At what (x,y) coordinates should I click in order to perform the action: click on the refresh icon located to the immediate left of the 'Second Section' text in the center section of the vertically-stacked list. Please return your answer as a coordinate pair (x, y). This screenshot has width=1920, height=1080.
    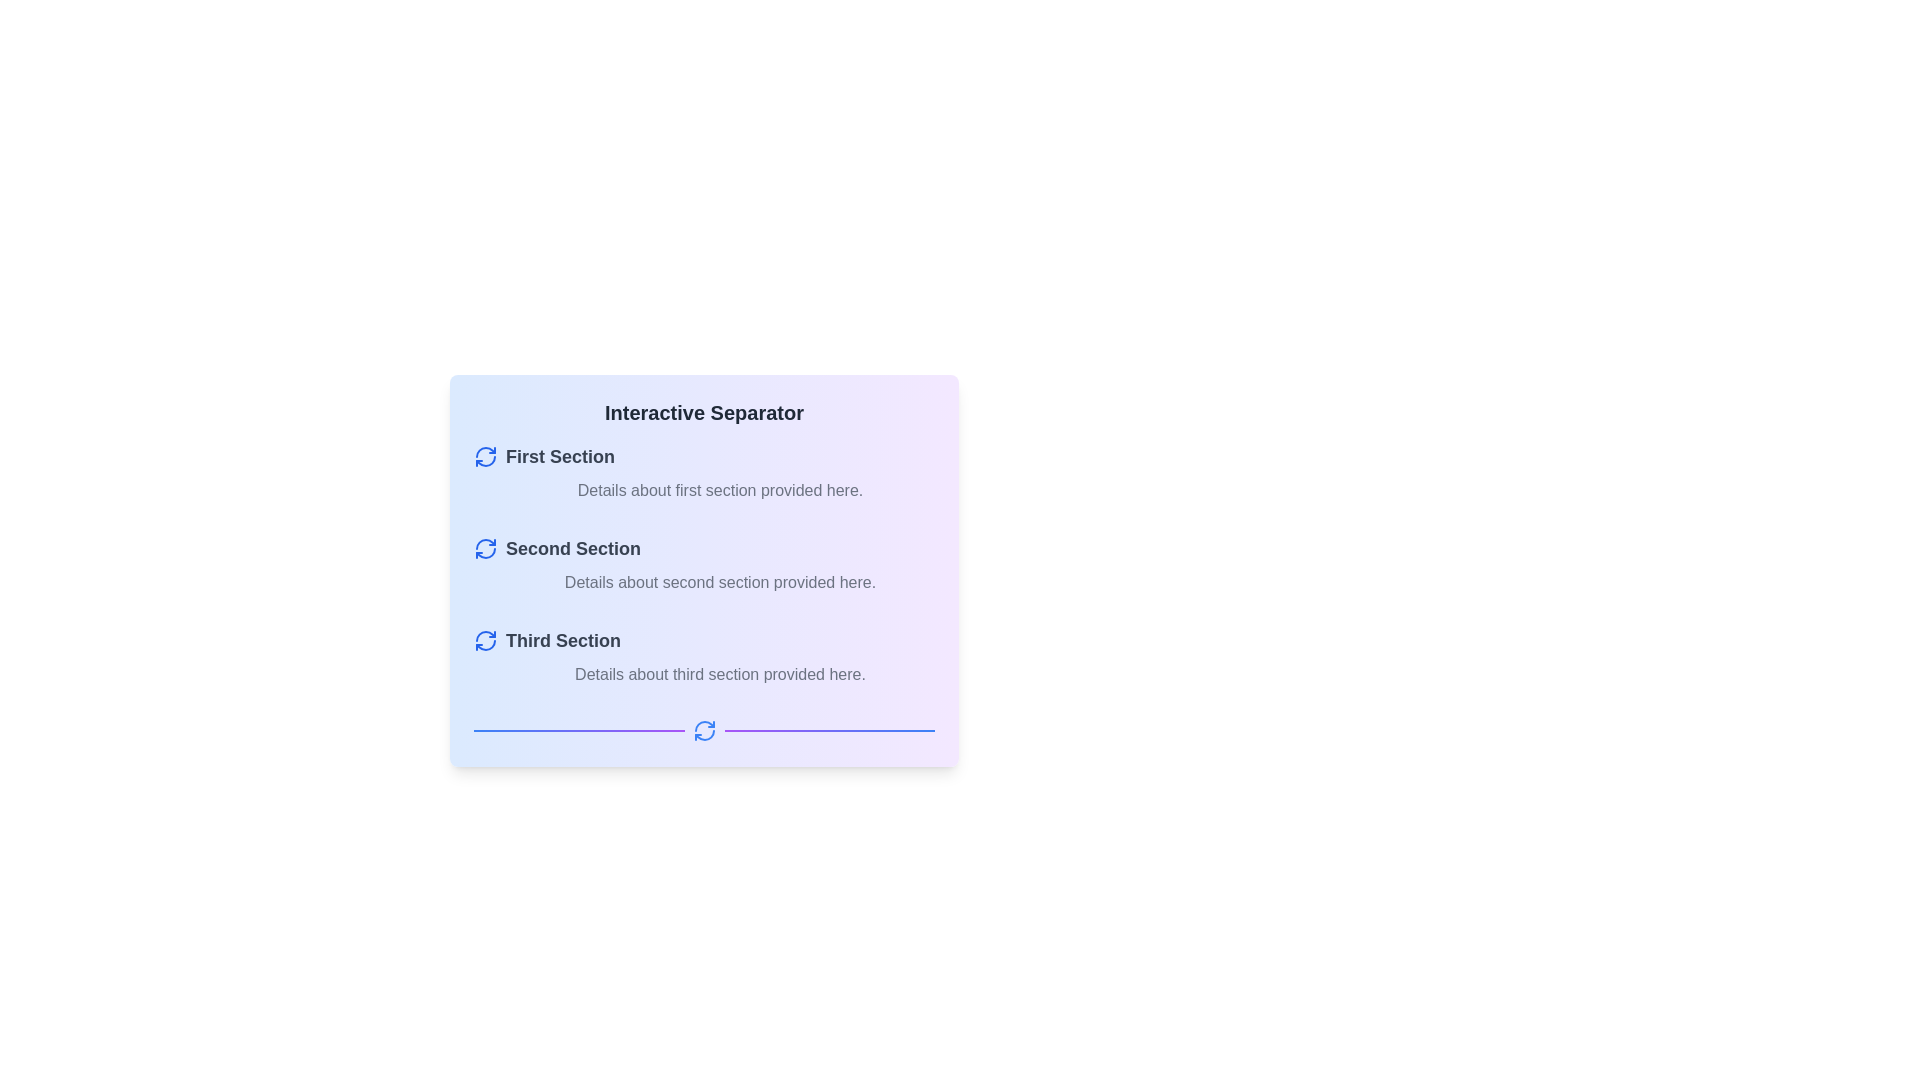
    Looking at the image, I should click on (485, 548).